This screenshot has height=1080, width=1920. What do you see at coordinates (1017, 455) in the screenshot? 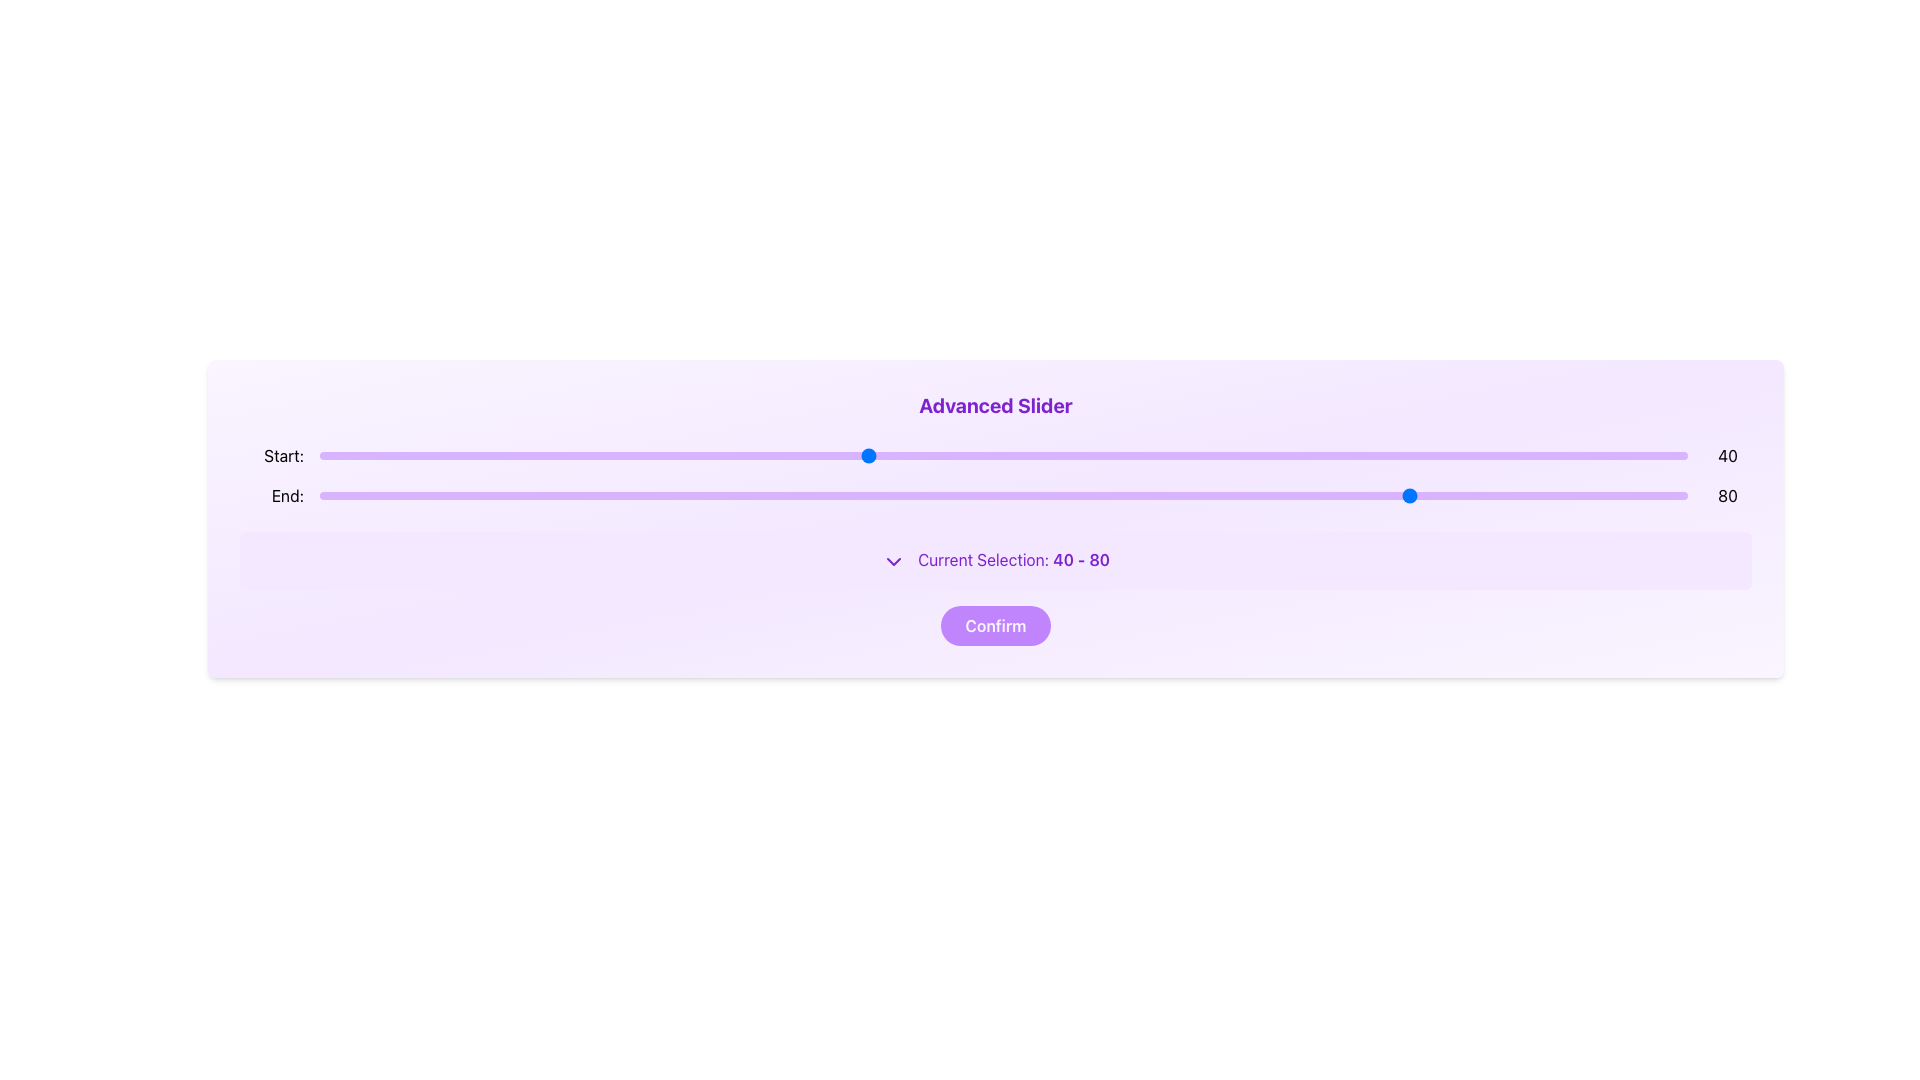
I see `the start slider` at bounding box center [1017, 455].